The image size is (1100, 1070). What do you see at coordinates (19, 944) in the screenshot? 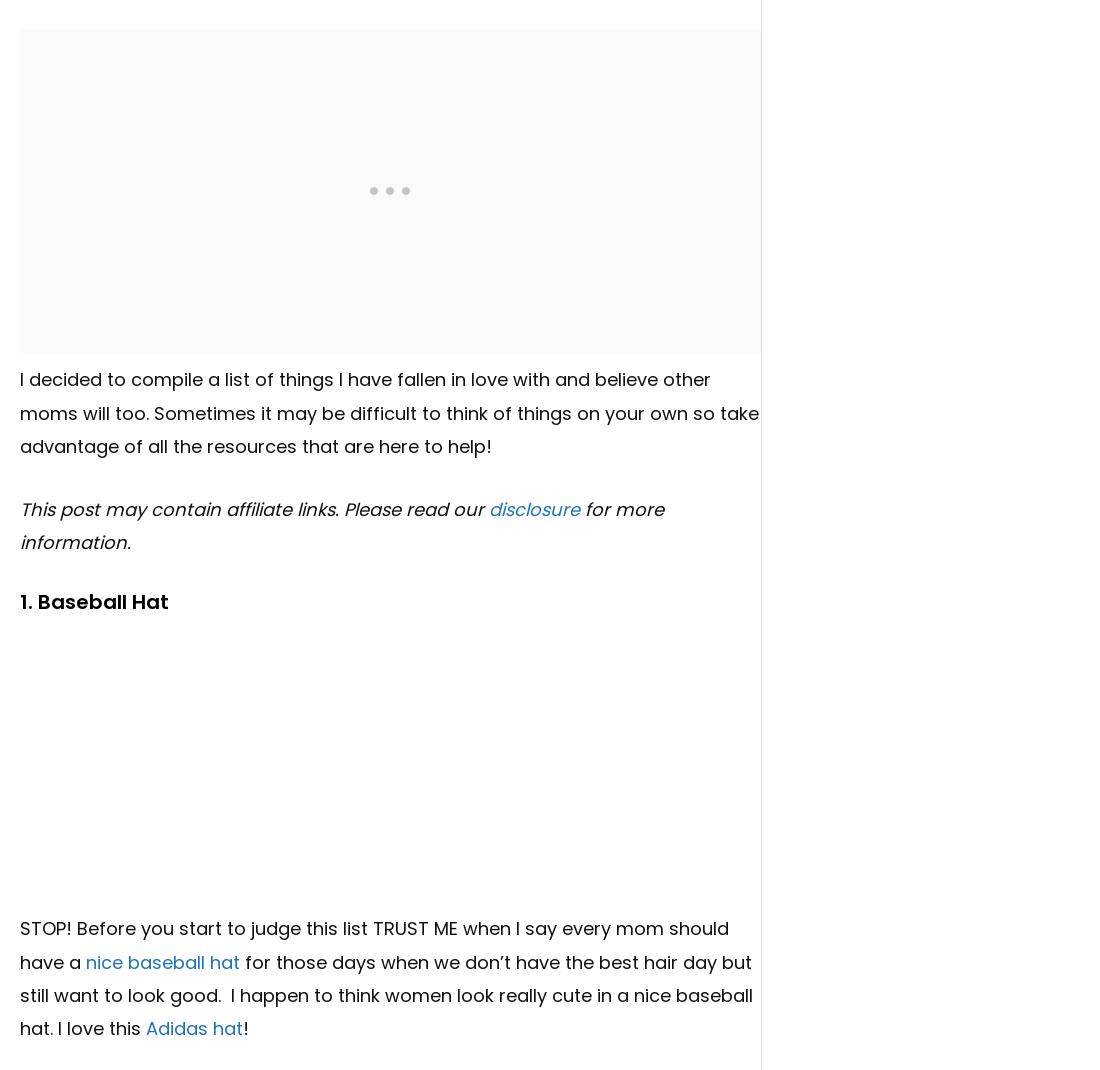
I see `'STOP! Before you start to judge this list TRUST ME when I say every mom should have a'` at bounding box center [19, 944].